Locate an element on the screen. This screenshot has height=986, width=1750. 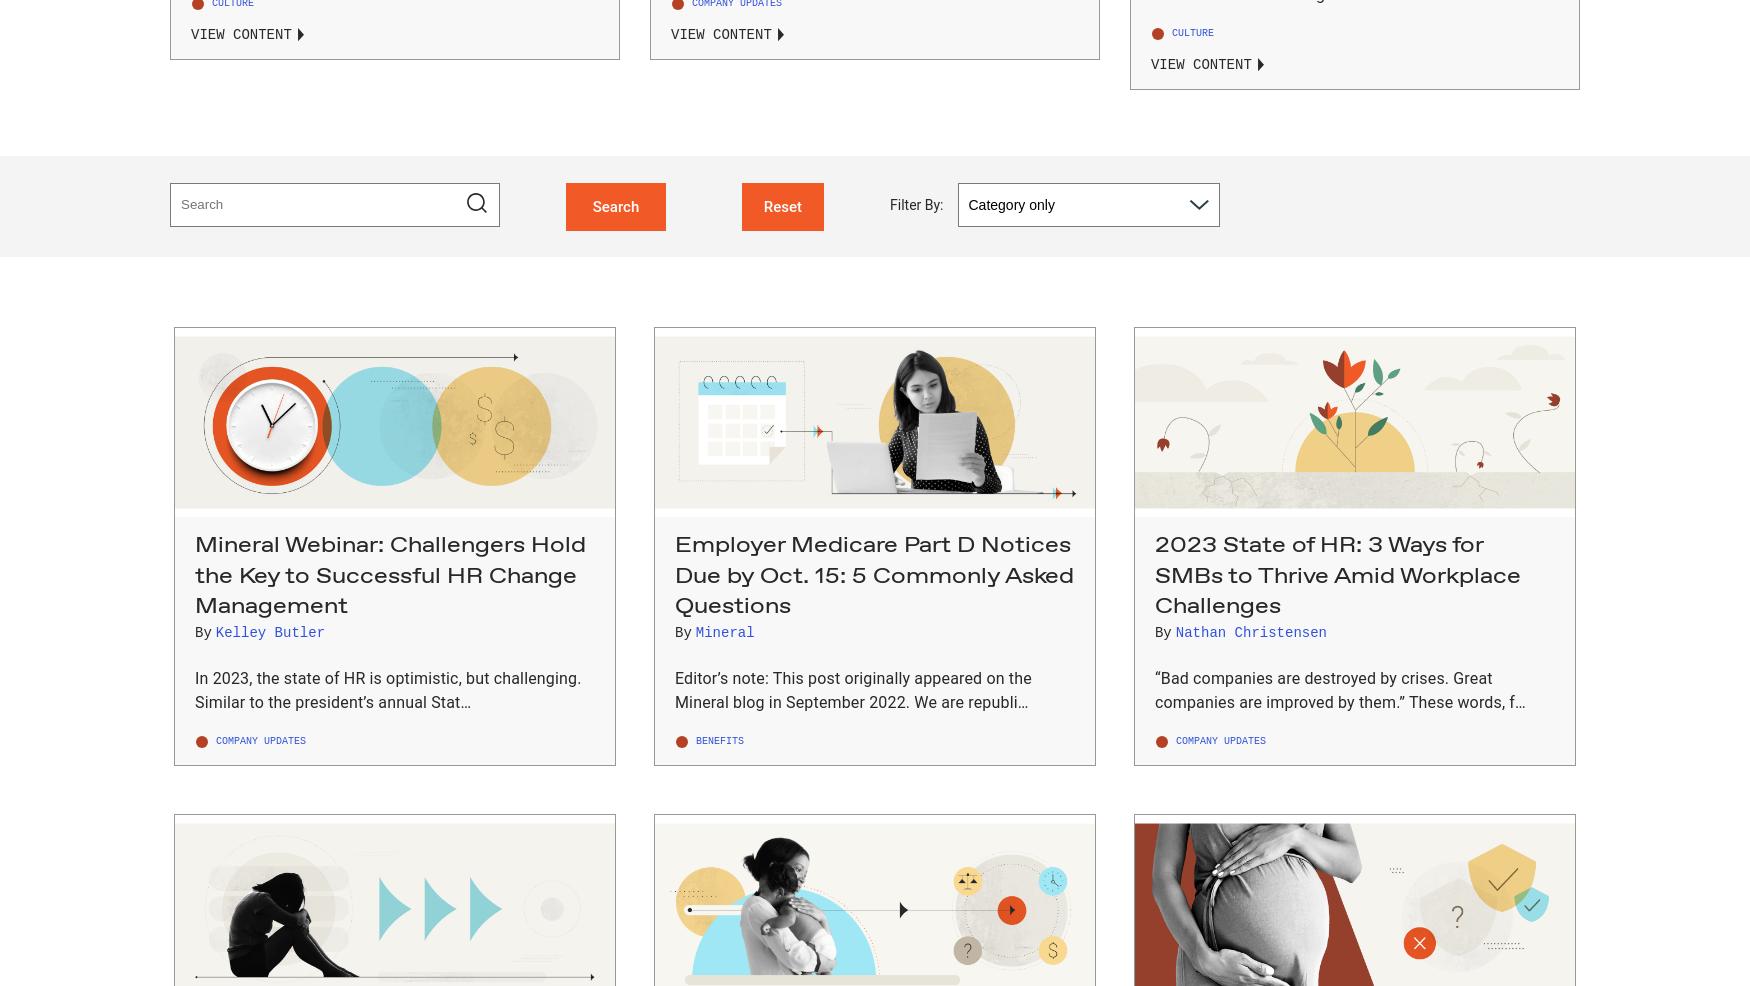
'Reset' is located at coordinates (762, 204).